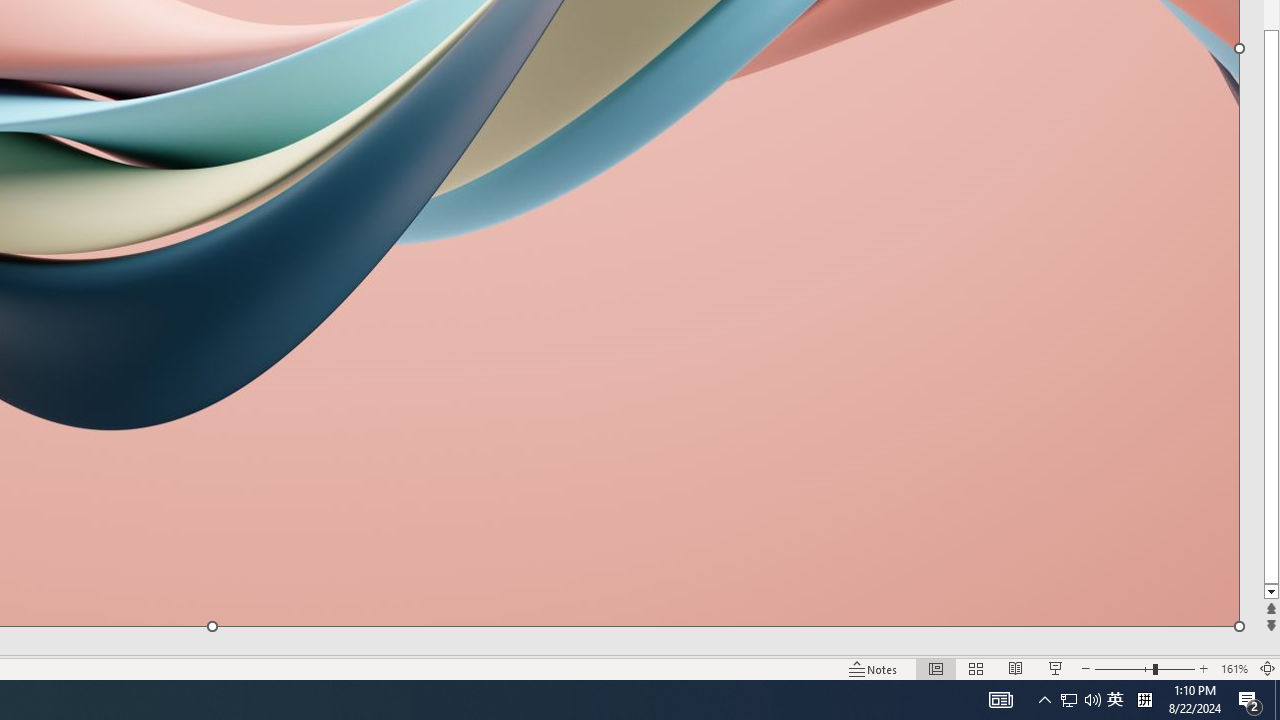 This screenshot has height=720, width=1280. Describe the element at coordinates (1233, 669) in the screenshot. I see `'Zoom 161%'` at that location.